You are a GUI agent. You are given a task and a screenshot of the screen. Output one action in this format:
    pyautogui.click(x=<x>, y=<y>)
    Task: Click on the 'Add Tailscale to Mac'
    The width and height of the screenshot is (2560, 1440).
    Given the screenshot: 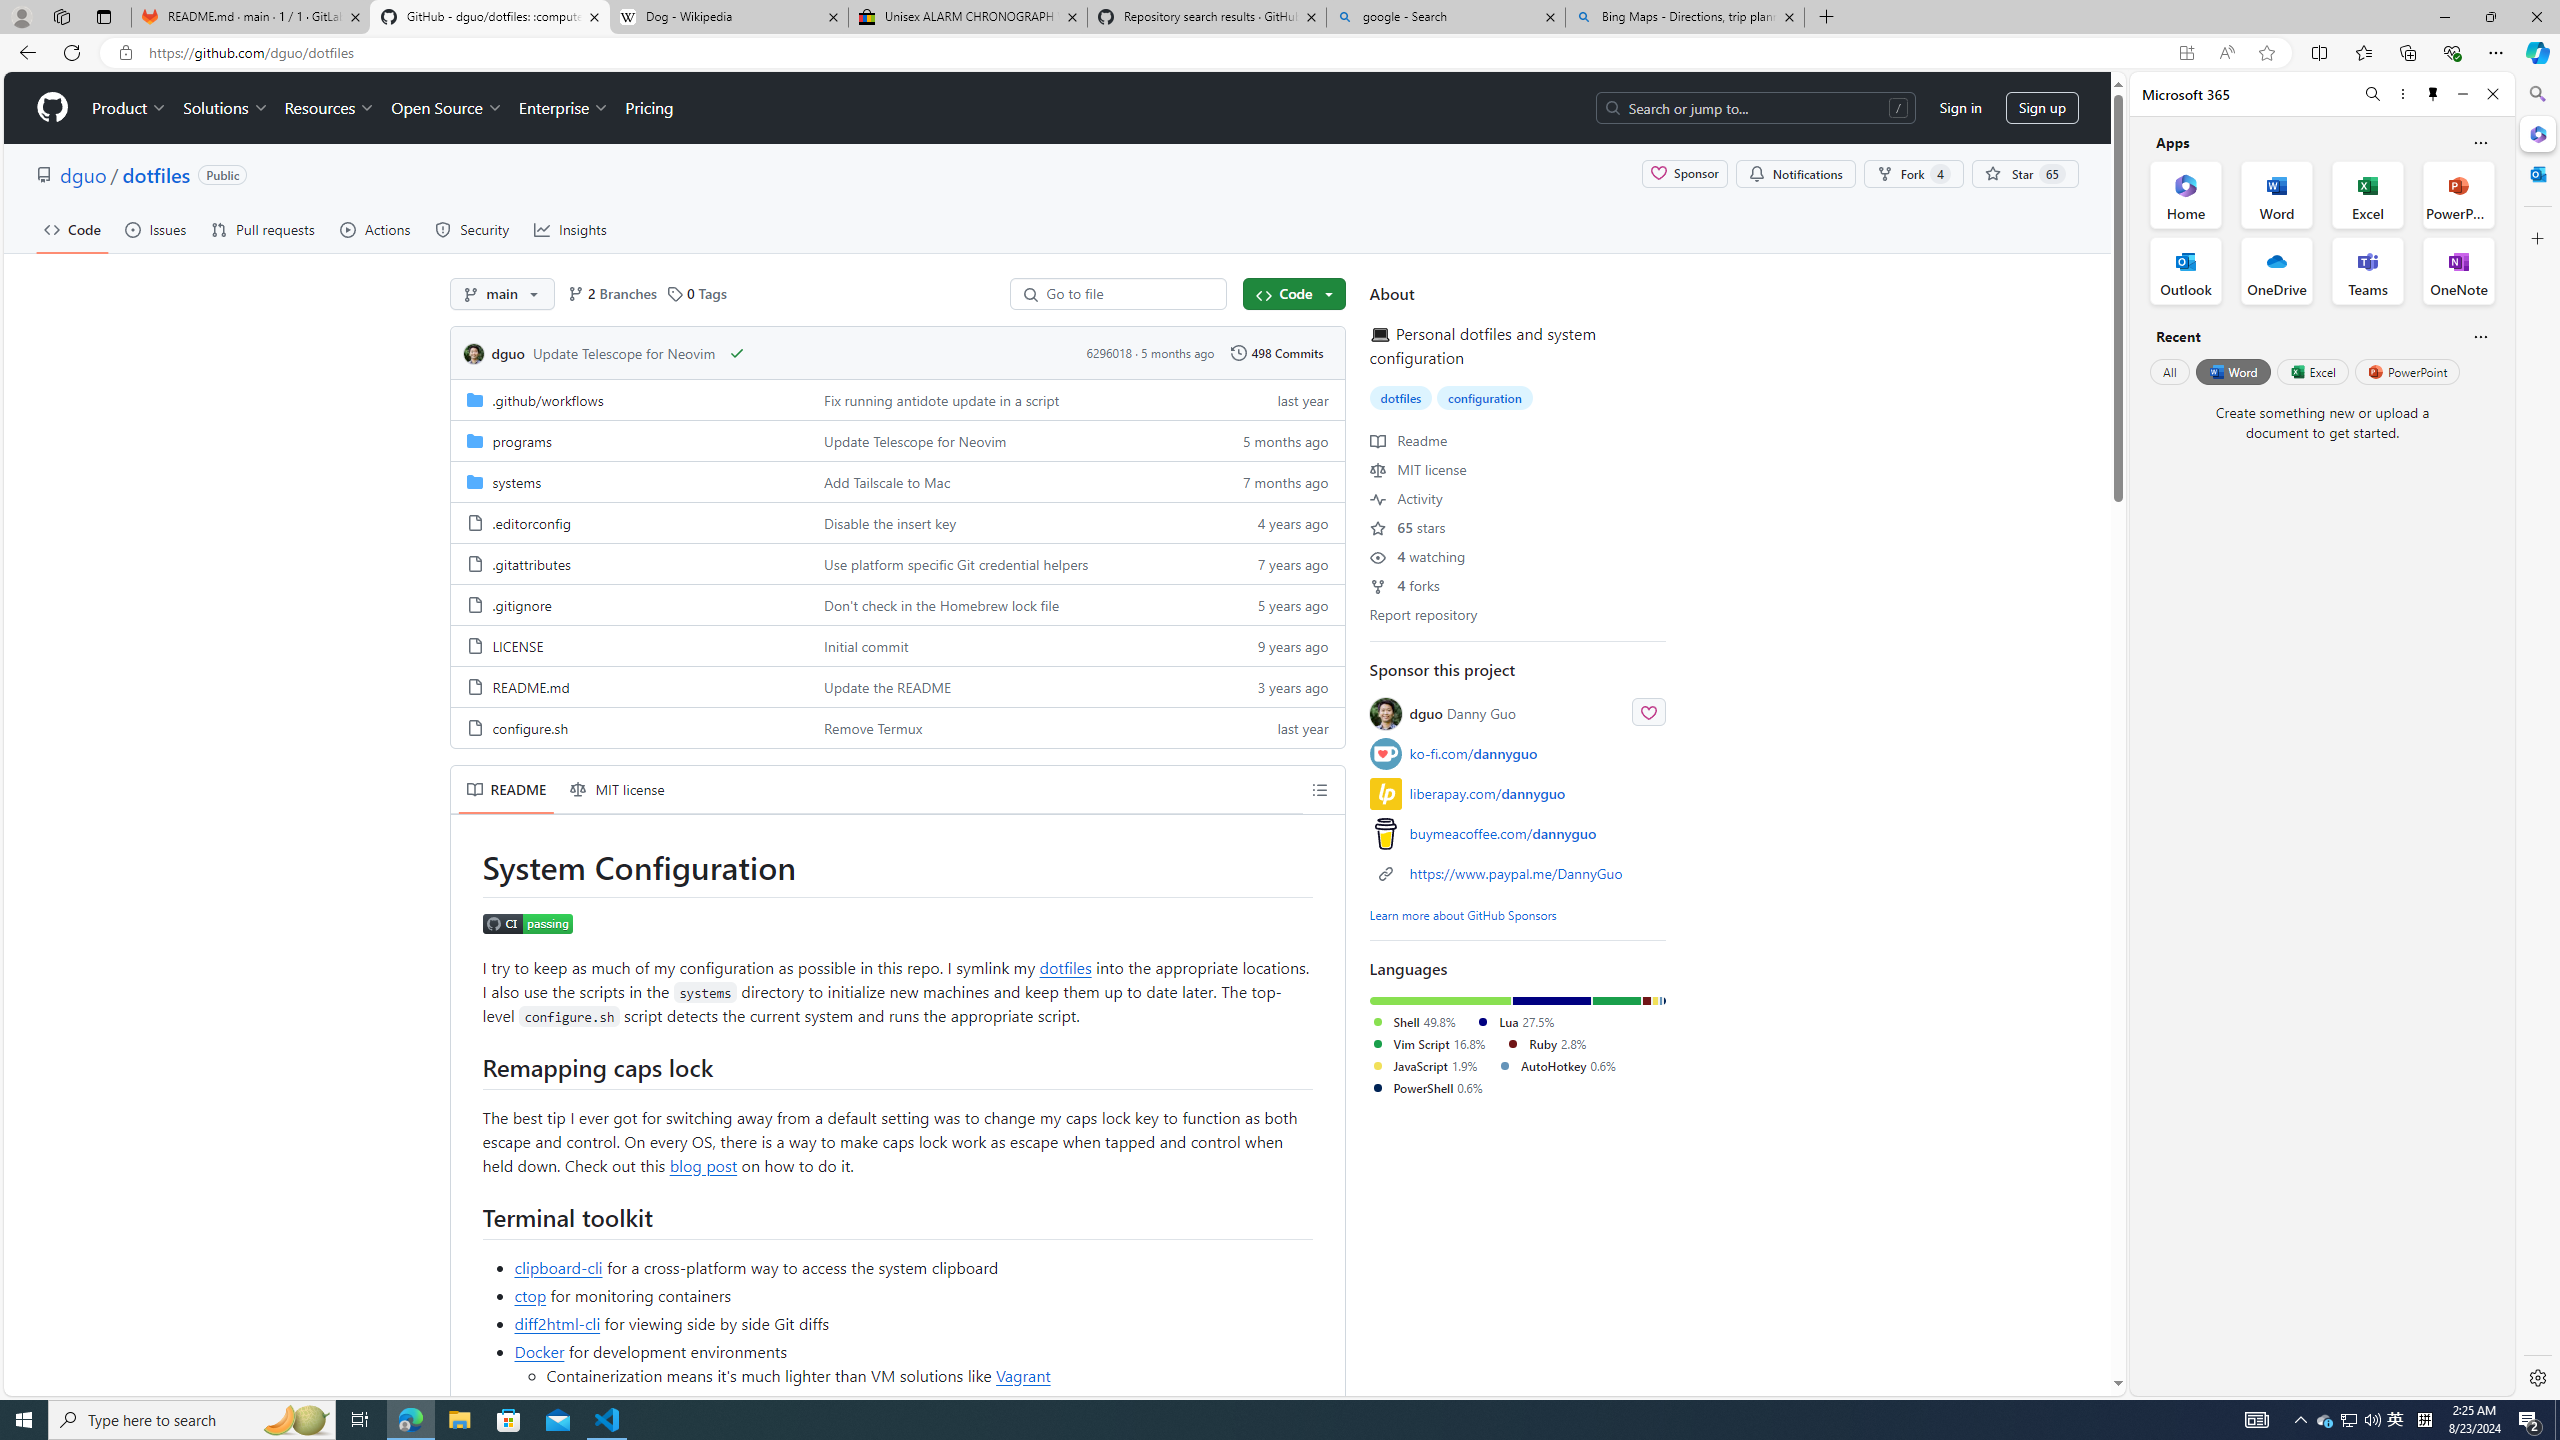 What is the action you would take?
    pyautogui.click(x=886, y=482)
    